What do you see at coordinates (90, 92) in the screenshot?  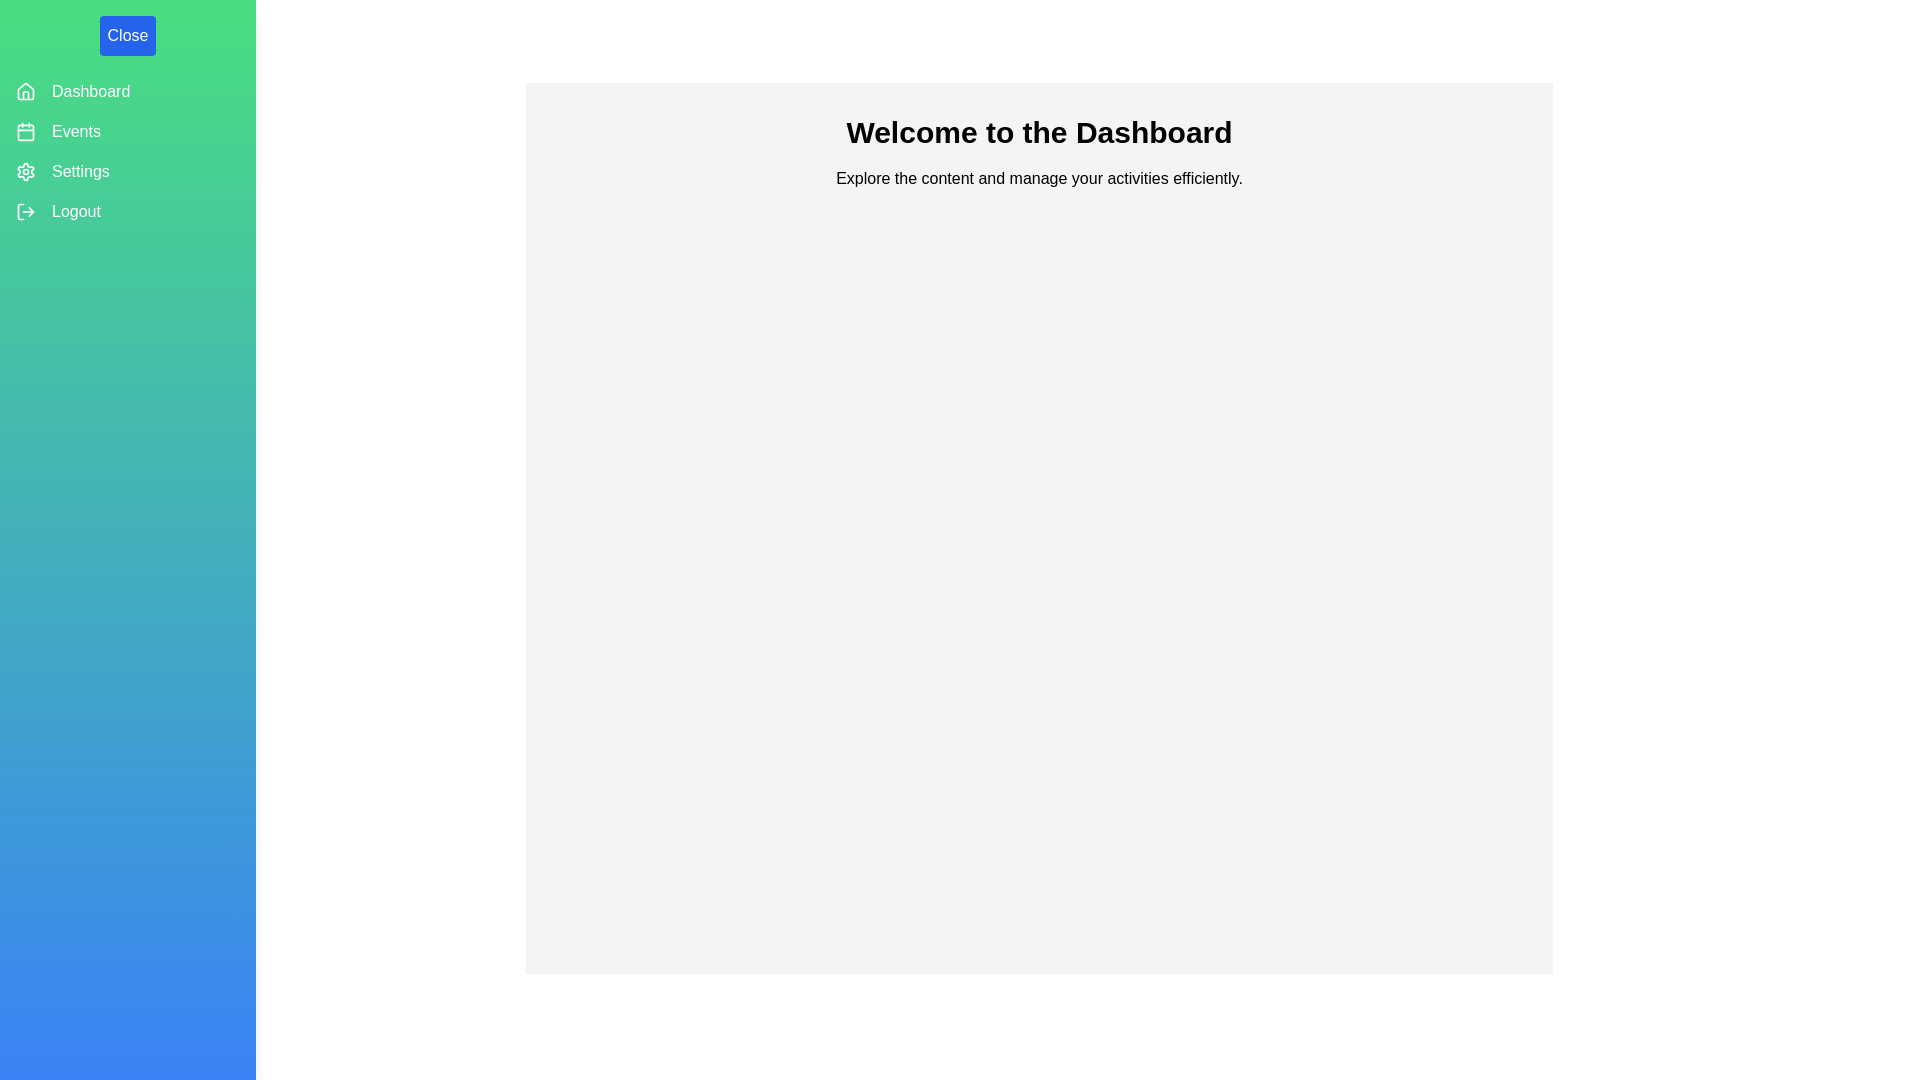 I see `the 'Dashboard' item in the drawer navigation` at bounding box center [90, 92].